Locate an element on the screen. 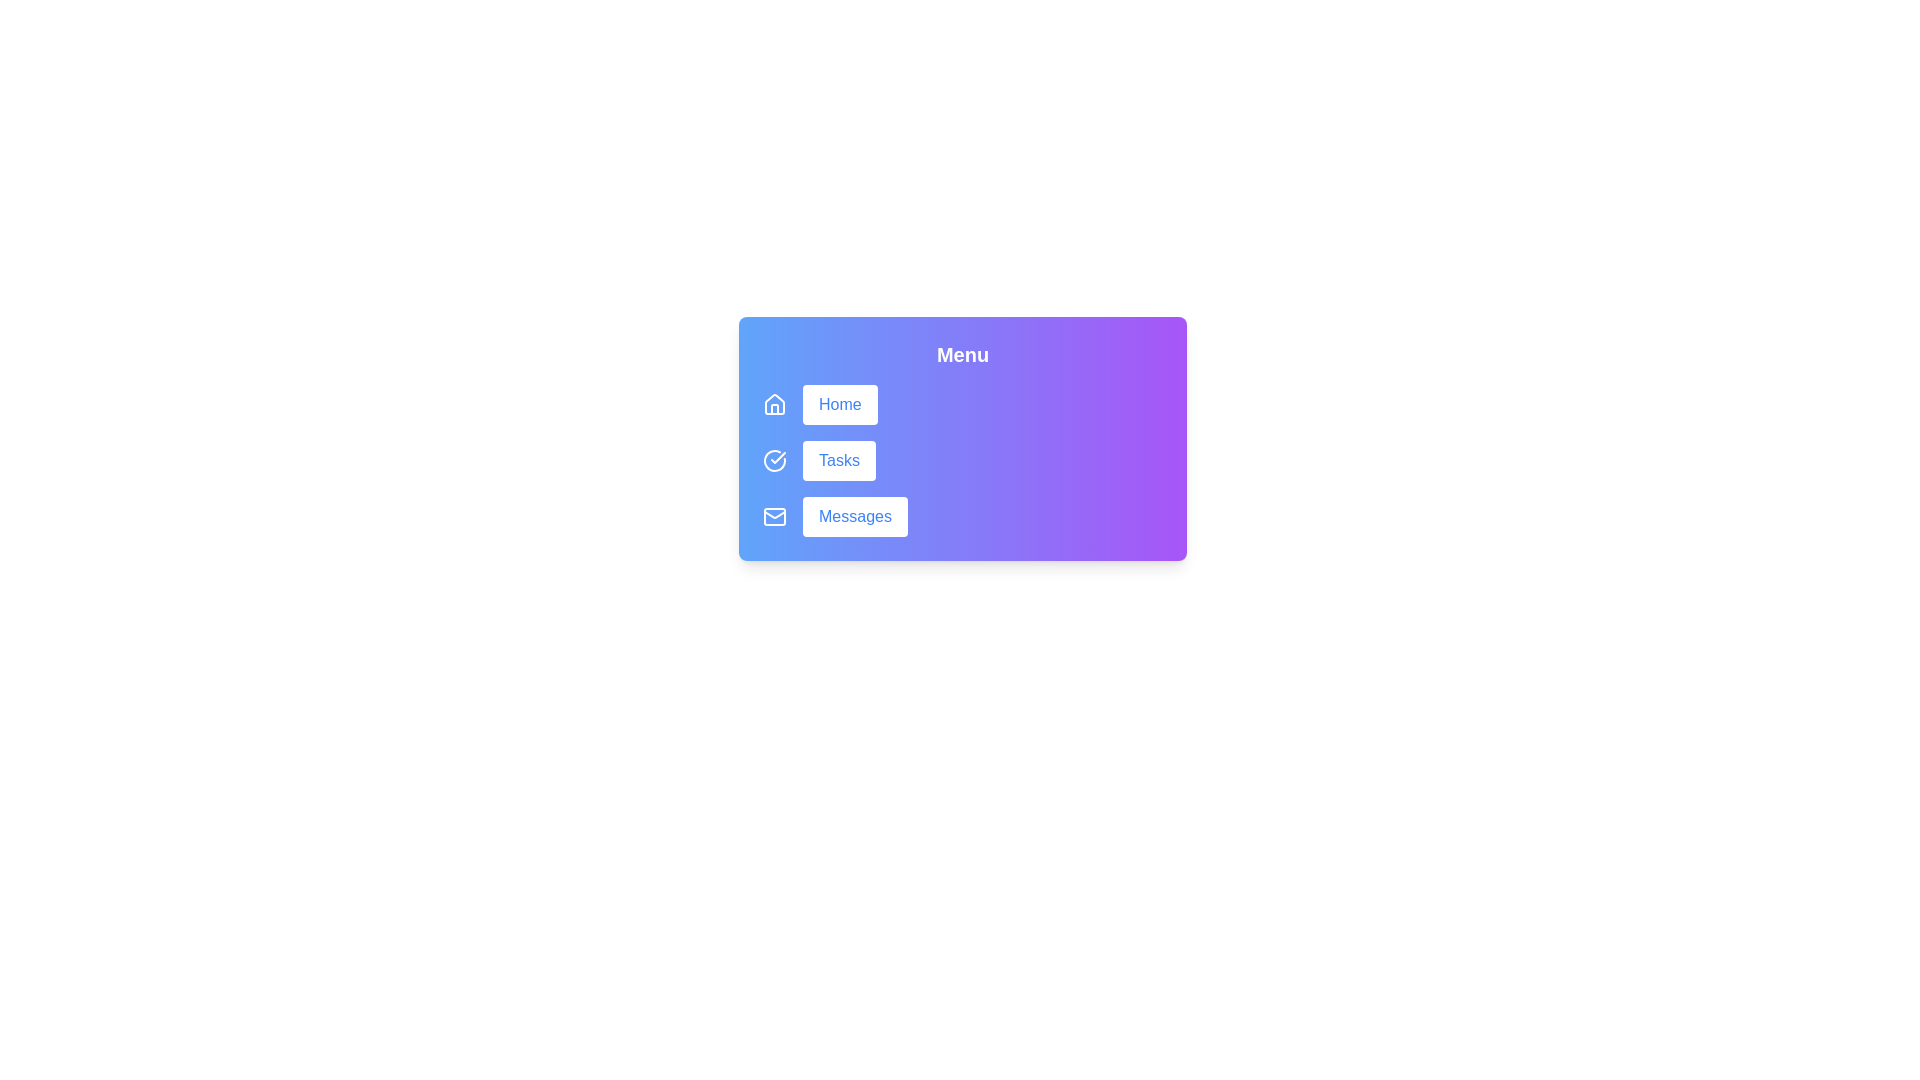  the 'Home' button to navigate to the home section is located at coordinates (840, 405).